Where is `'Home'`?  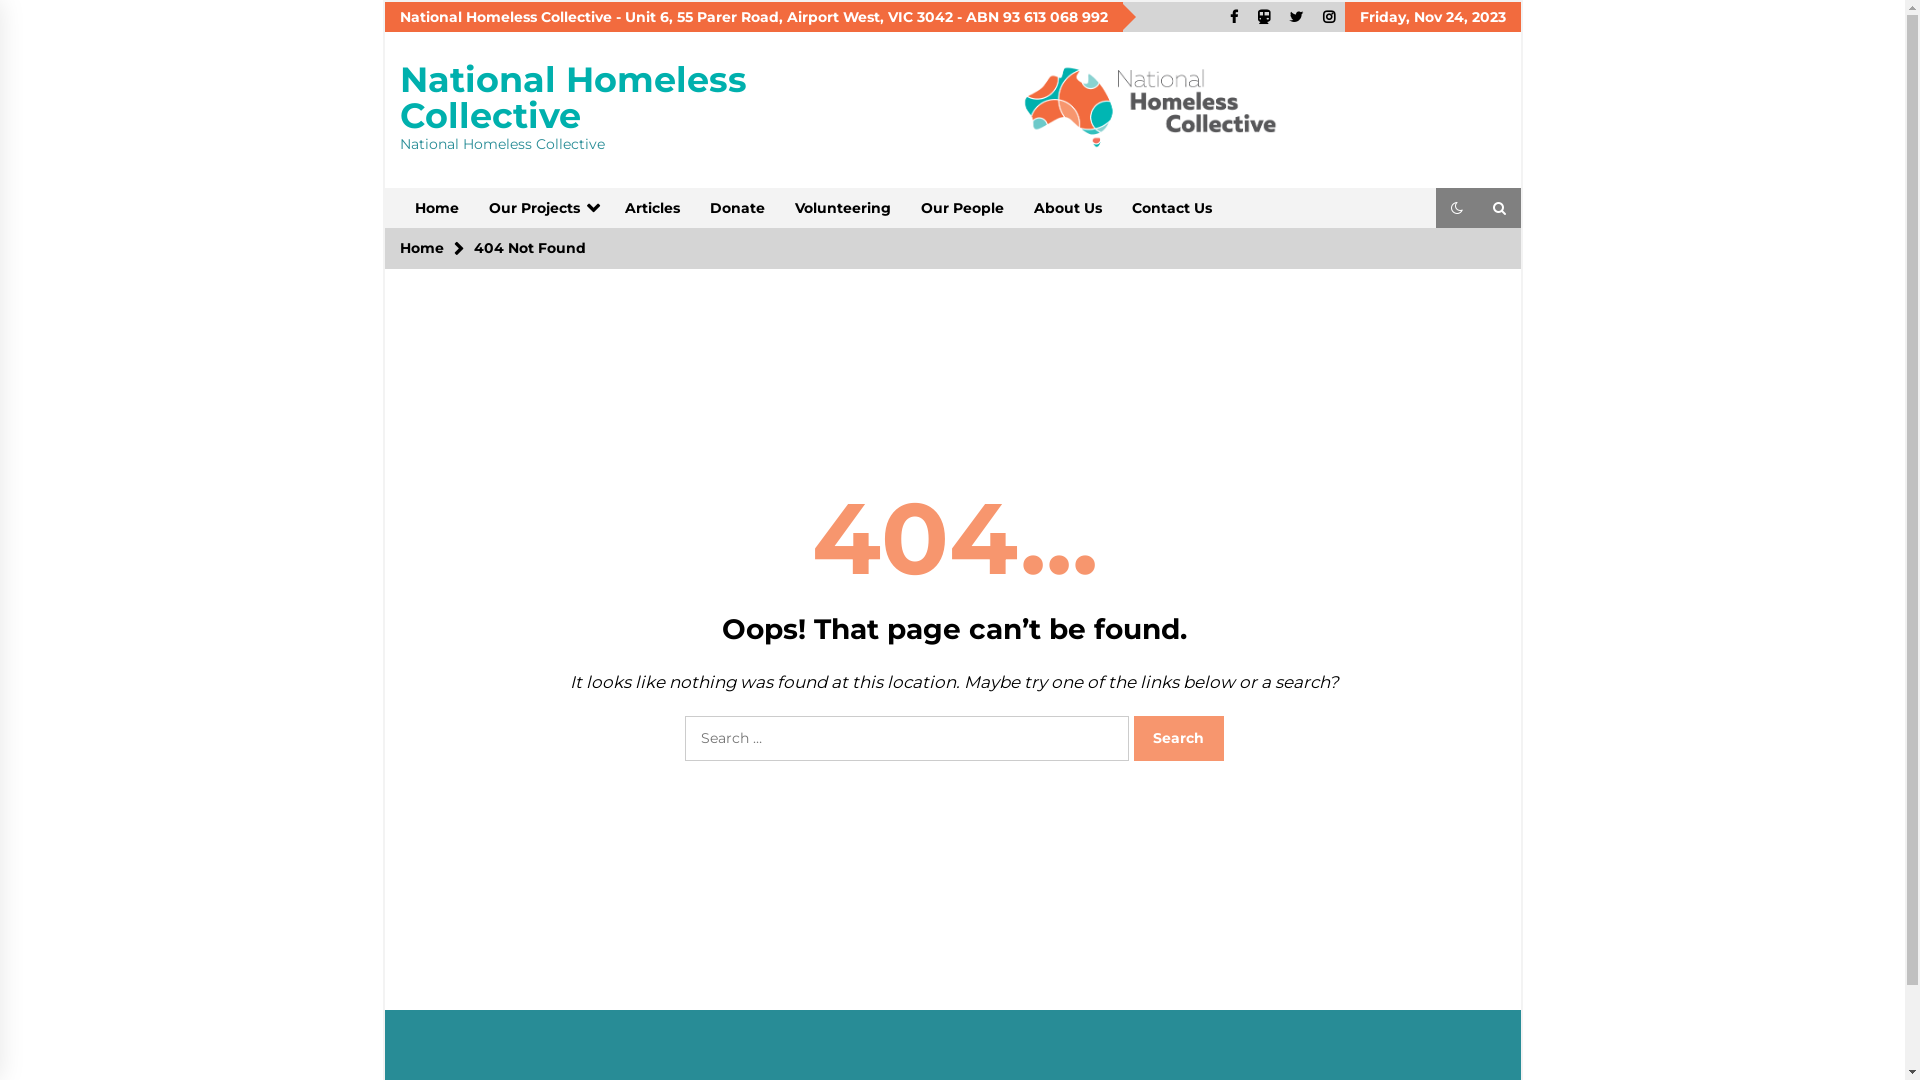 'Home' is located at coordinates (435, 208).